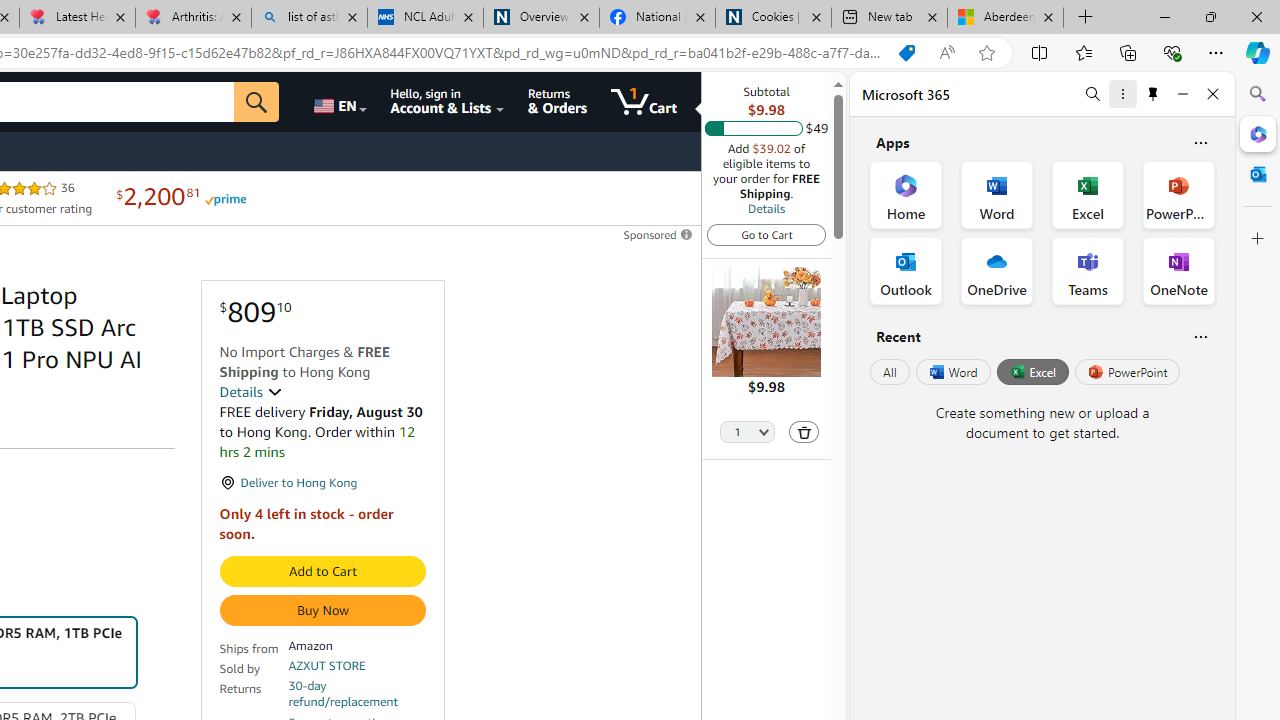 The image size is (1280, 720). What do you see at coordinates (1178, 271) in the screenshot?
I see `'OneNote Office App'` at bounding box center [1178, 271].